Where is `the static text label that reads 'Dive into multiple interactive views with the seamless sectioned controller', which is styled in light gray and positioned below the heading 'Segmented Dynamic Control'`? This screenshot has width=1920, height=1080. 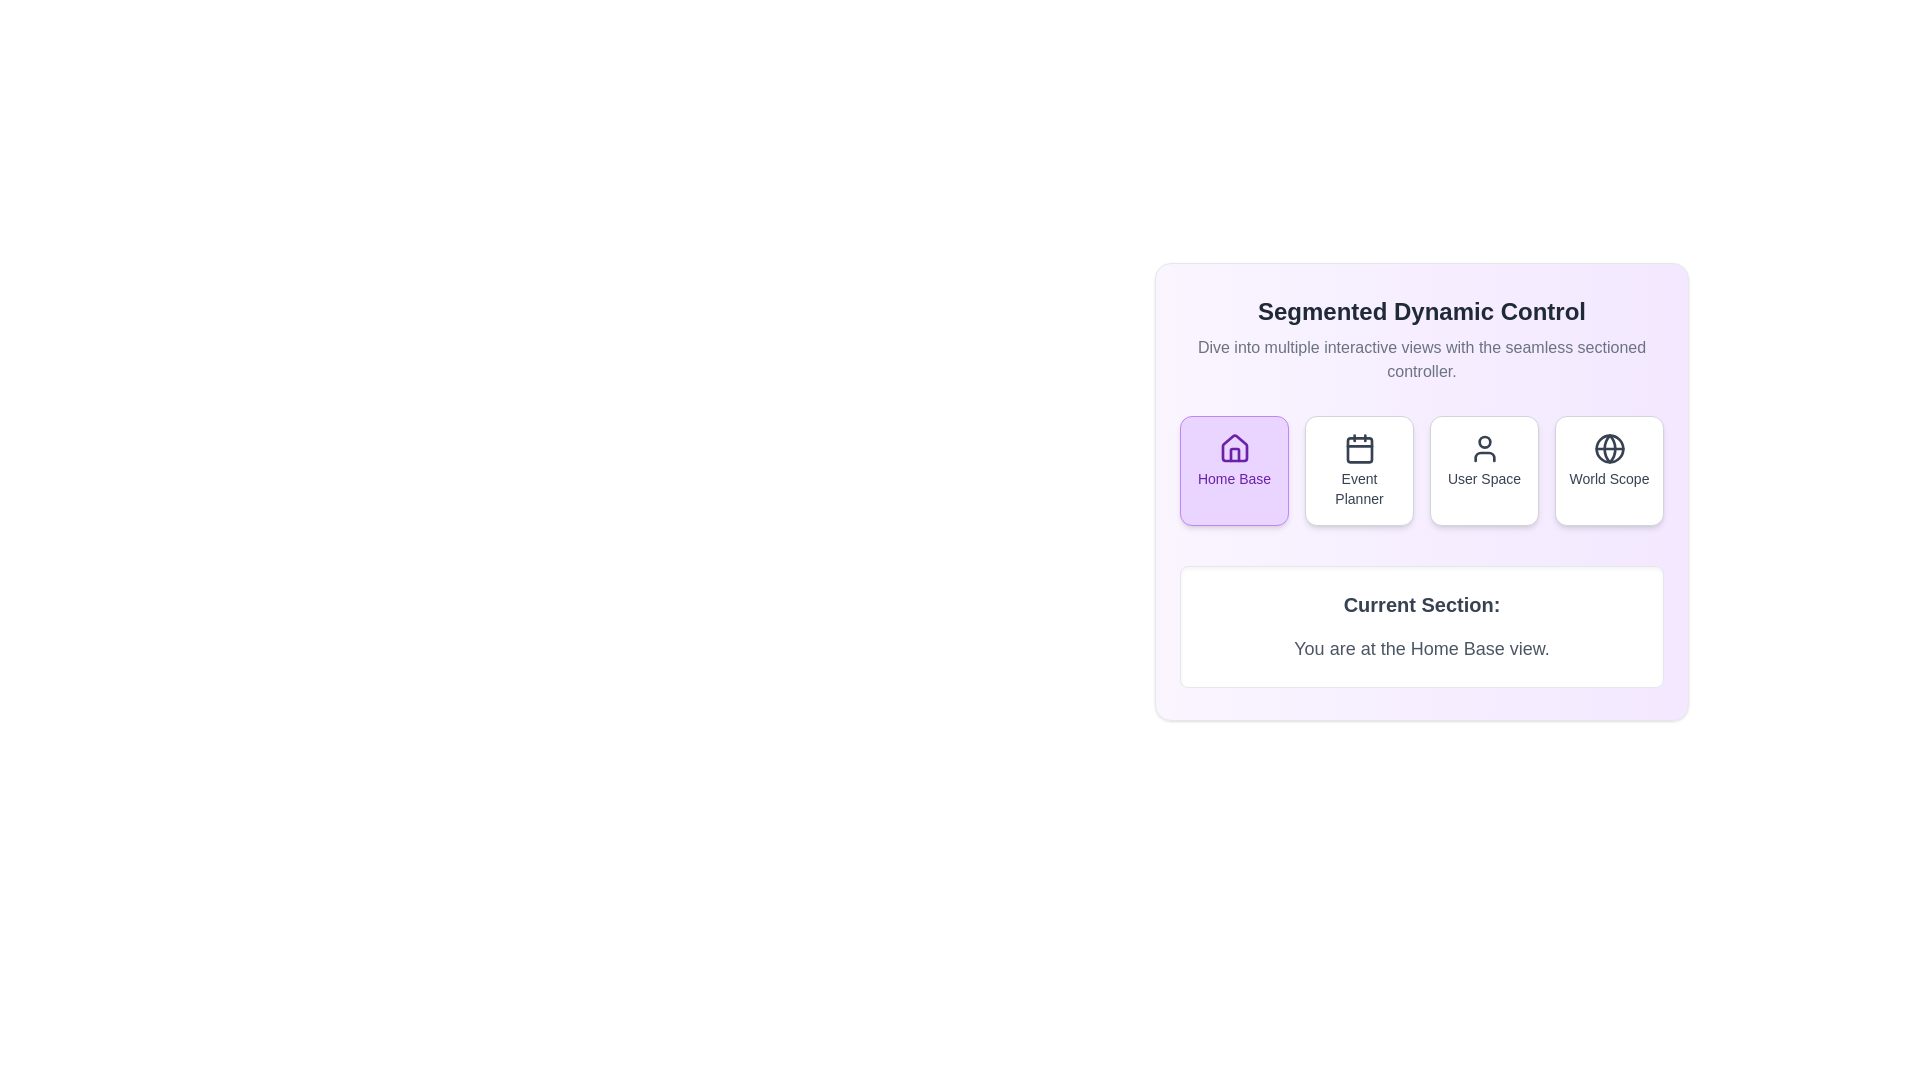
the static text label that reads 'Dive into multiple interactive views with the seamless sectioned controller', which is styled in light gray and positioned below the heading 'Segmented Dynamic Control' is located at coordinates (1420, 358).